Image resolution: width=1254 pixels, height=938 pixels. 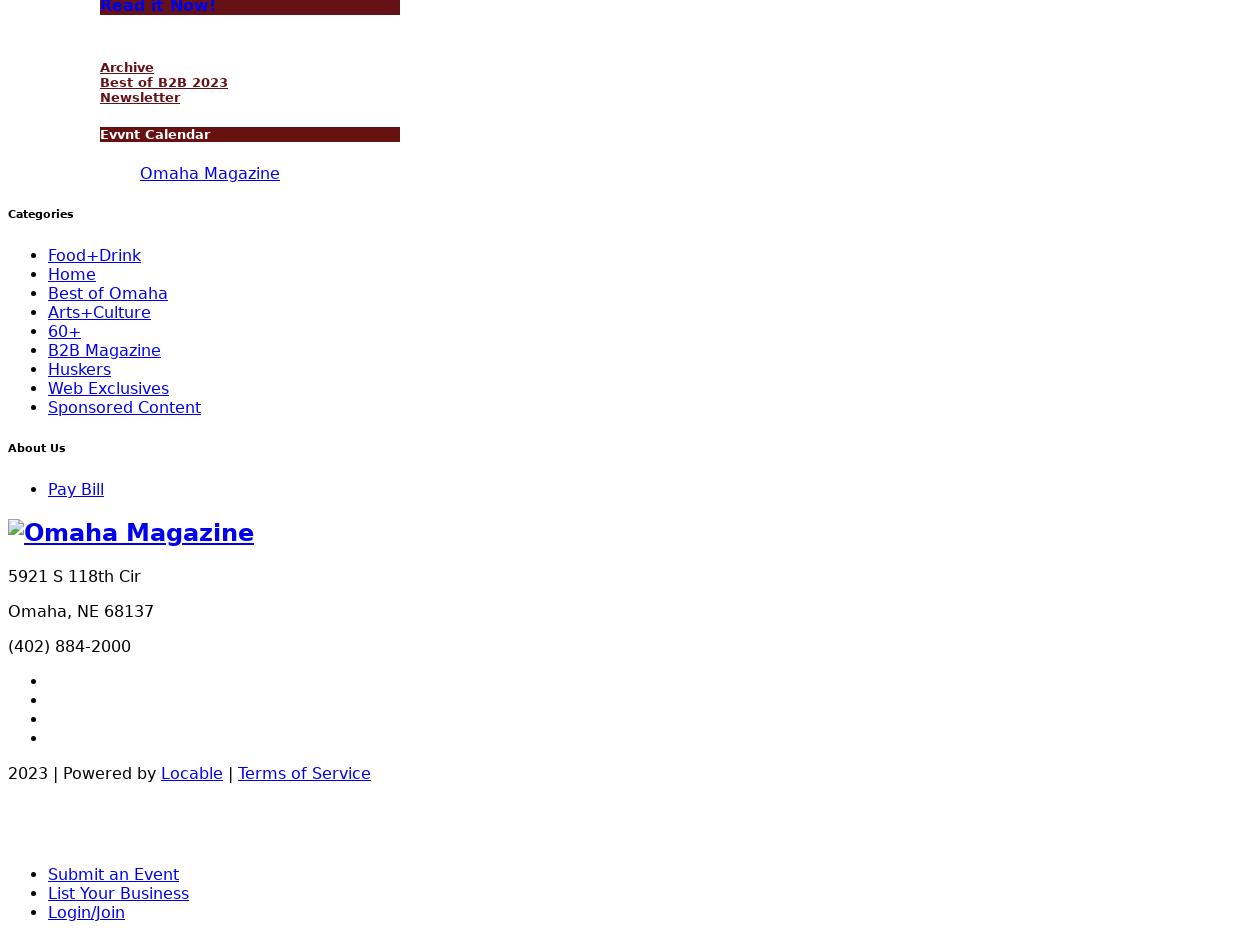 I want to click on '5921 S 118th Cir', so click(x=8, y=575).